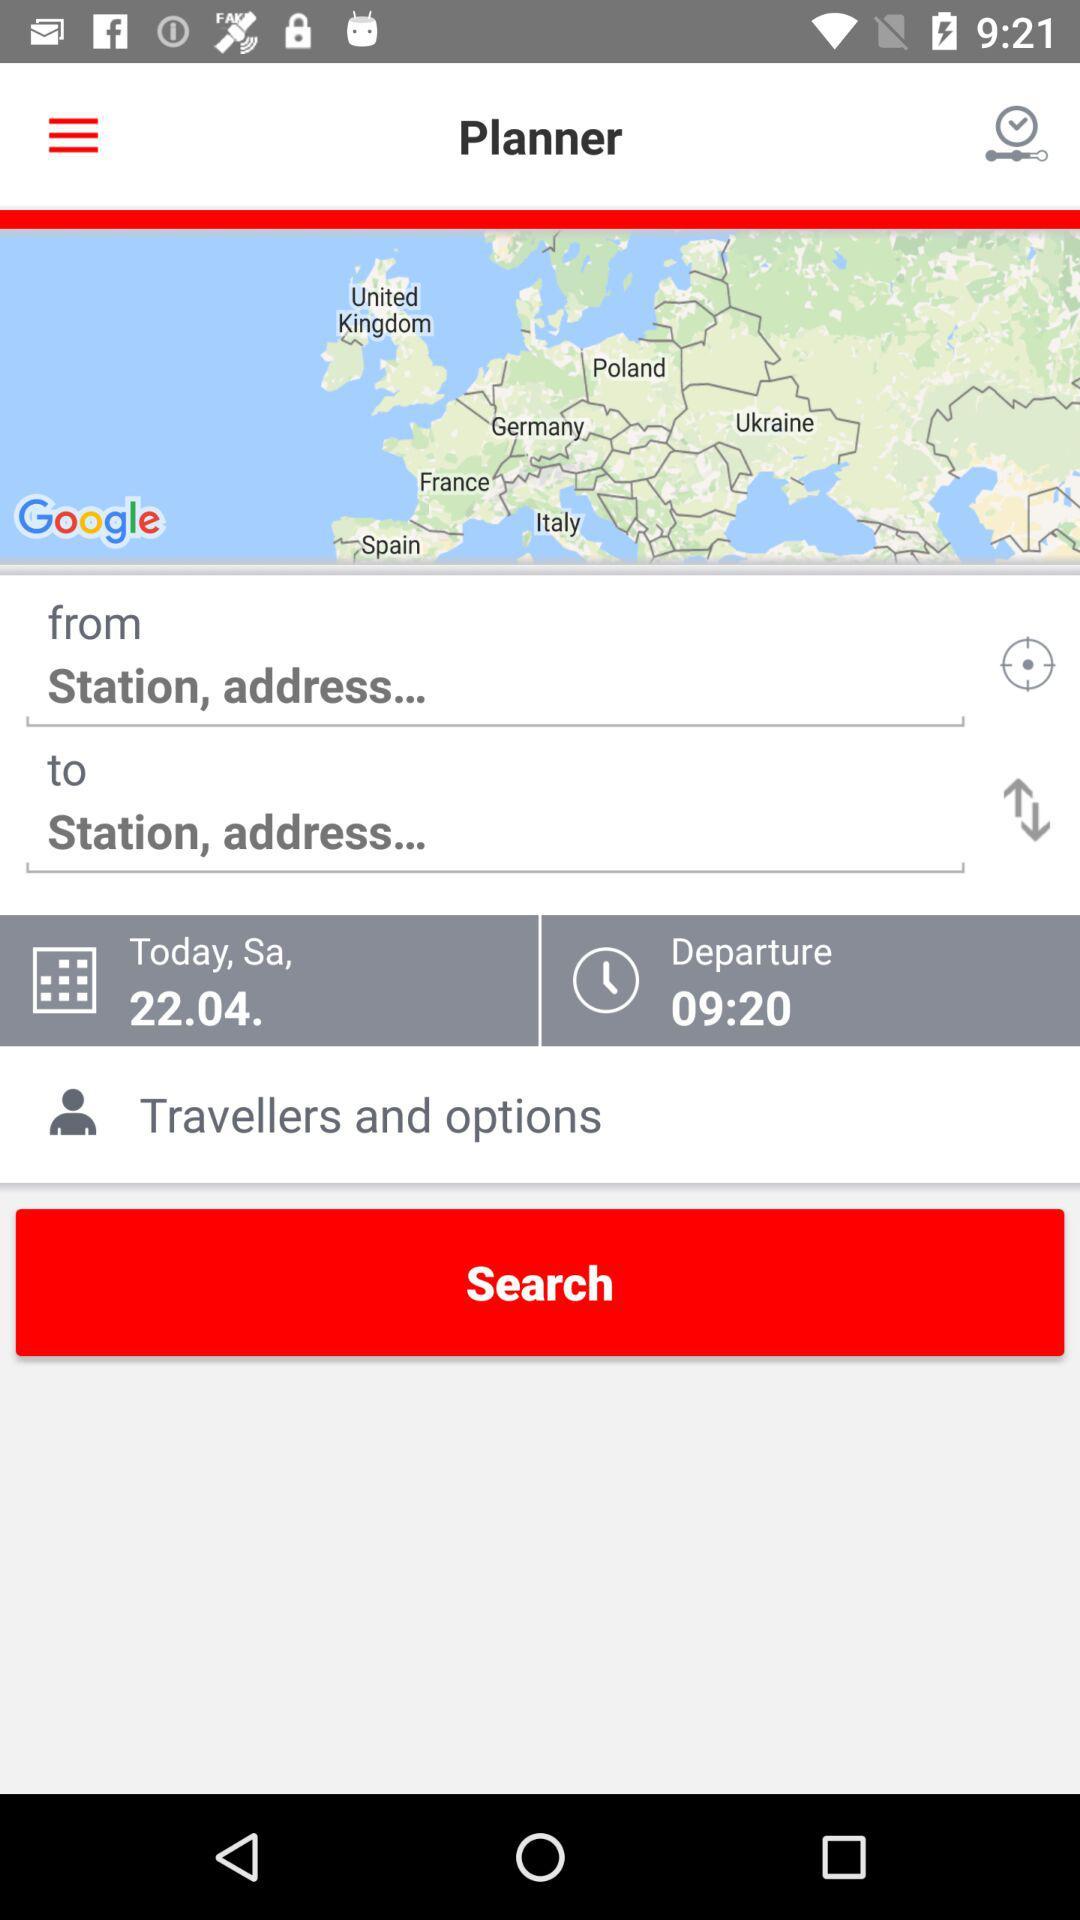  I want to click on the search icon, so click(540, 1282).